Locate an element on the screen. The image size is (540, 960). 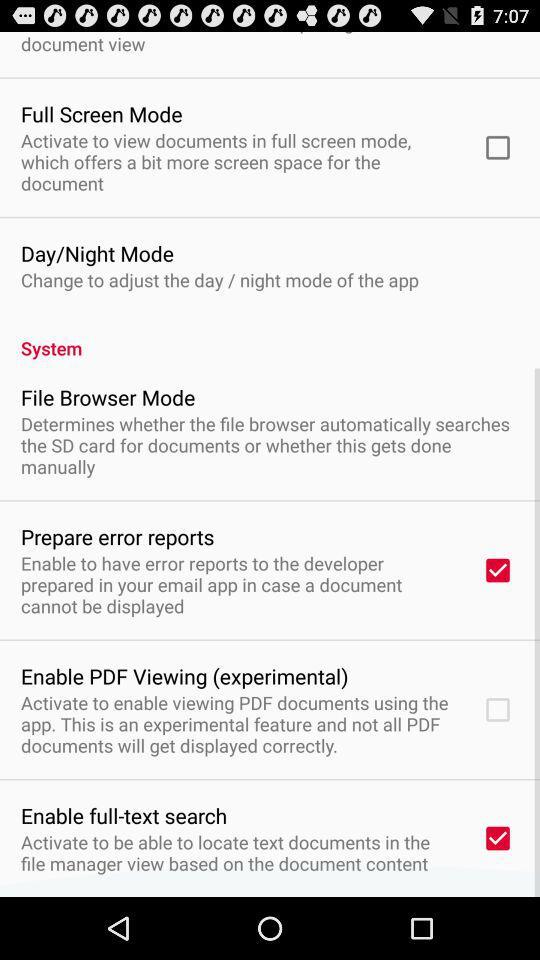
system app is located at coordinates (270, 337).